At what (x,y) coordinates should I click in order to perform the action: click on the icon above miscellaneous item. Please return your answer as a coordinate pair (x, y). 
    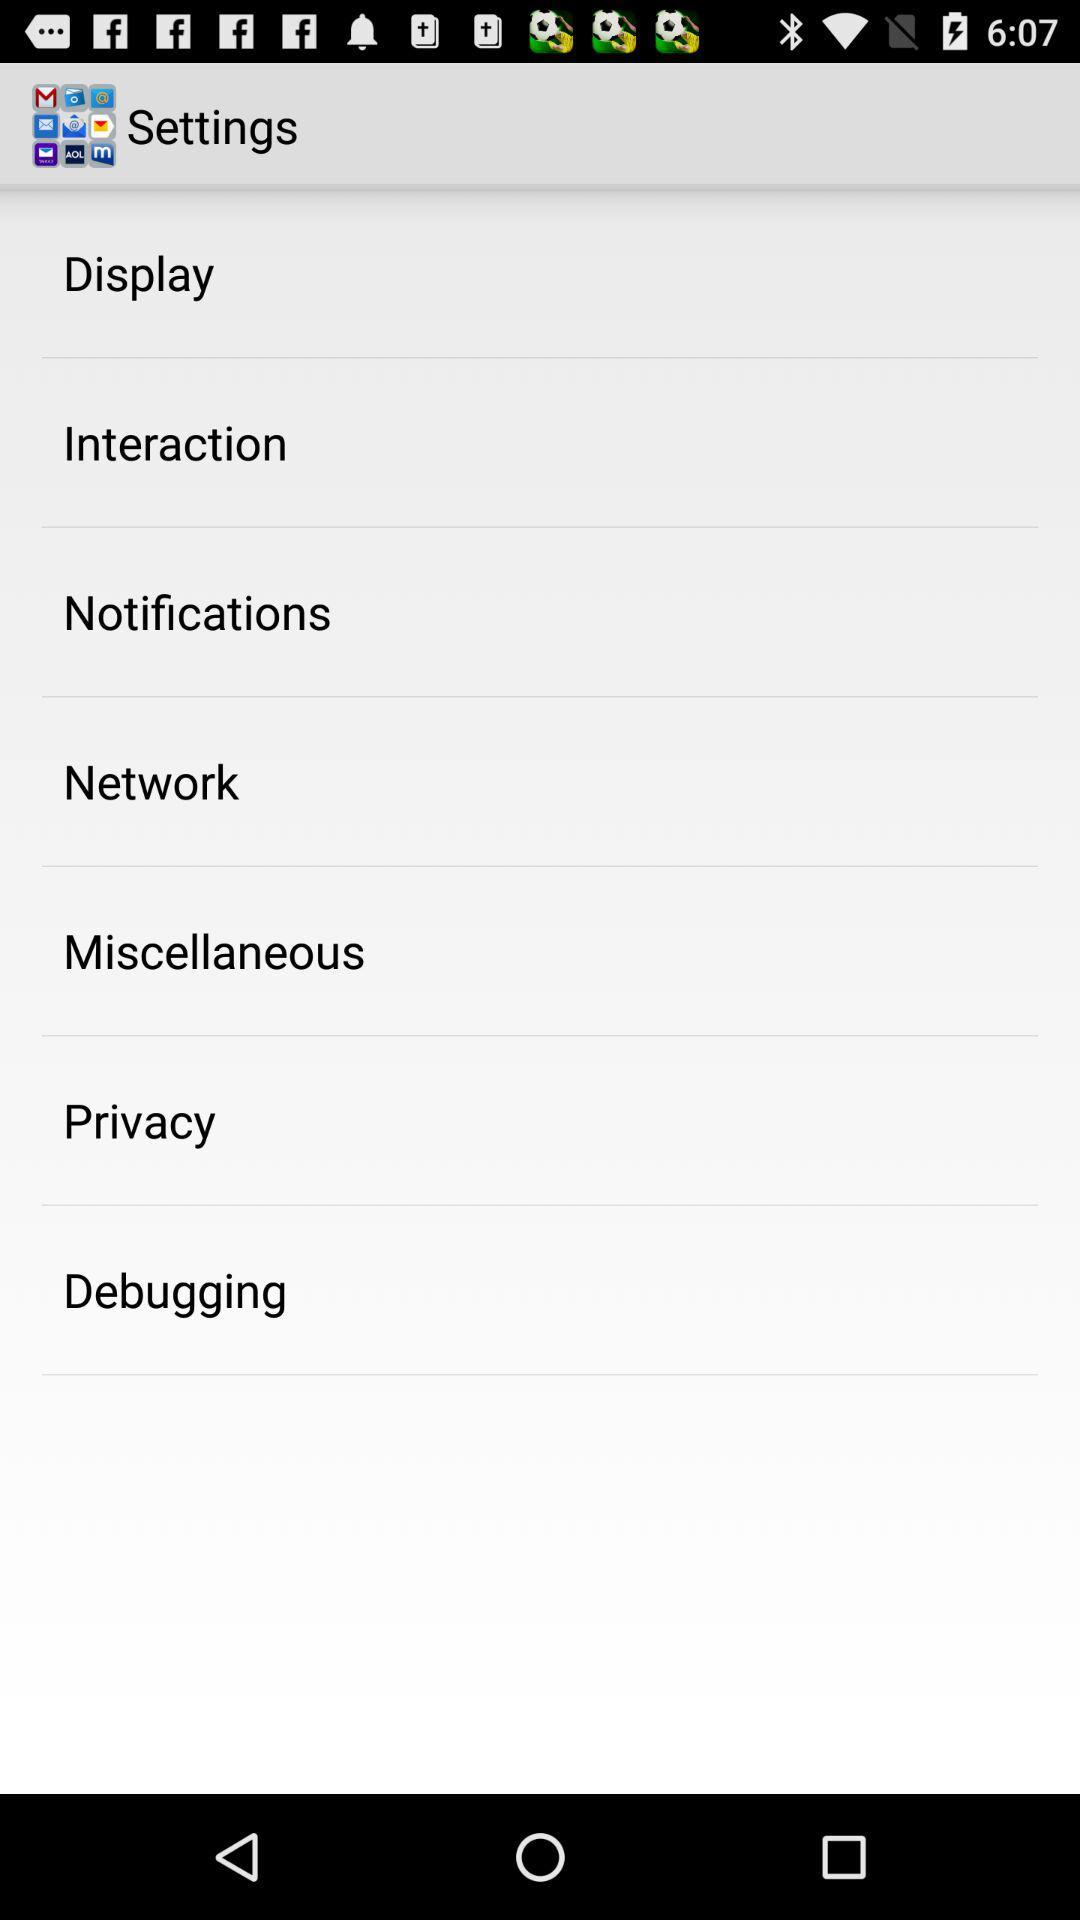
    Looking at the image, I should click on (150, 780).